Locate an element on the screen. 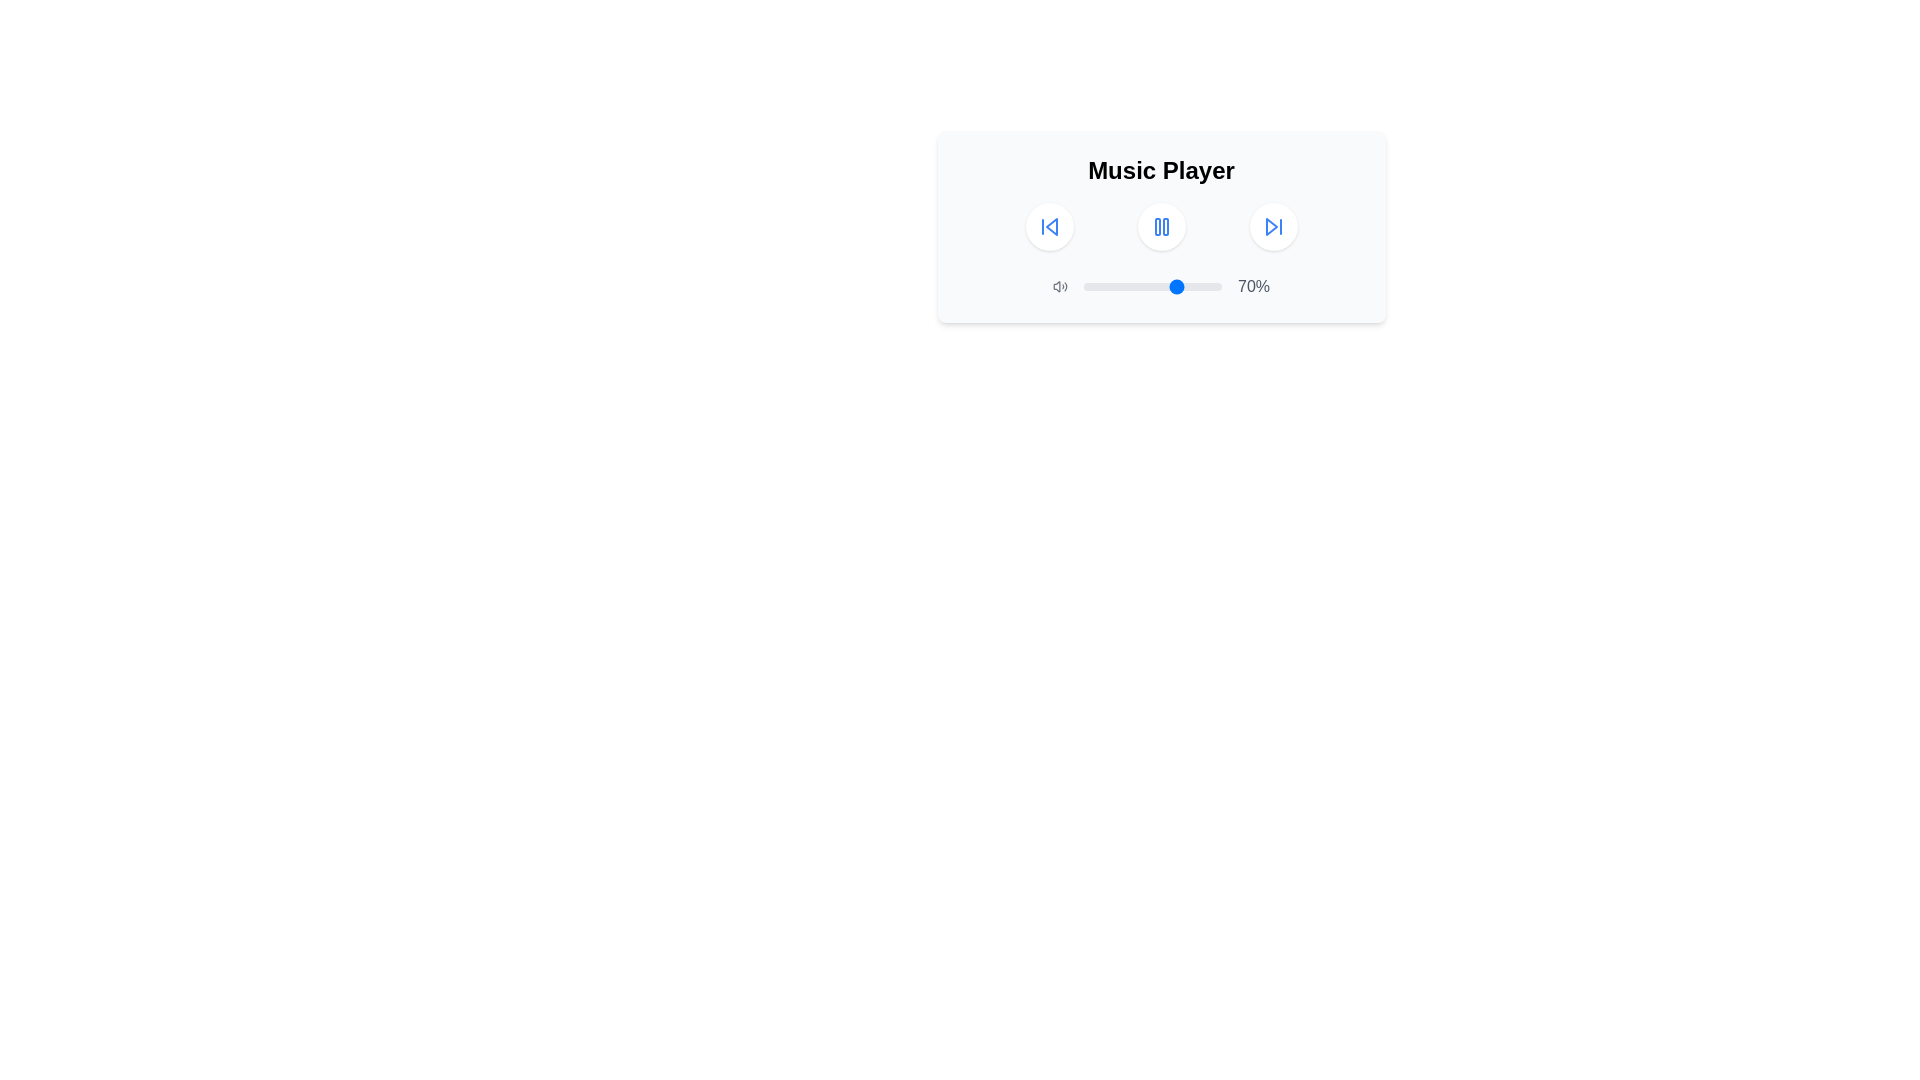 This screenshot has height=1080, width=1920. the slider is located at coordinates (1106, 286).